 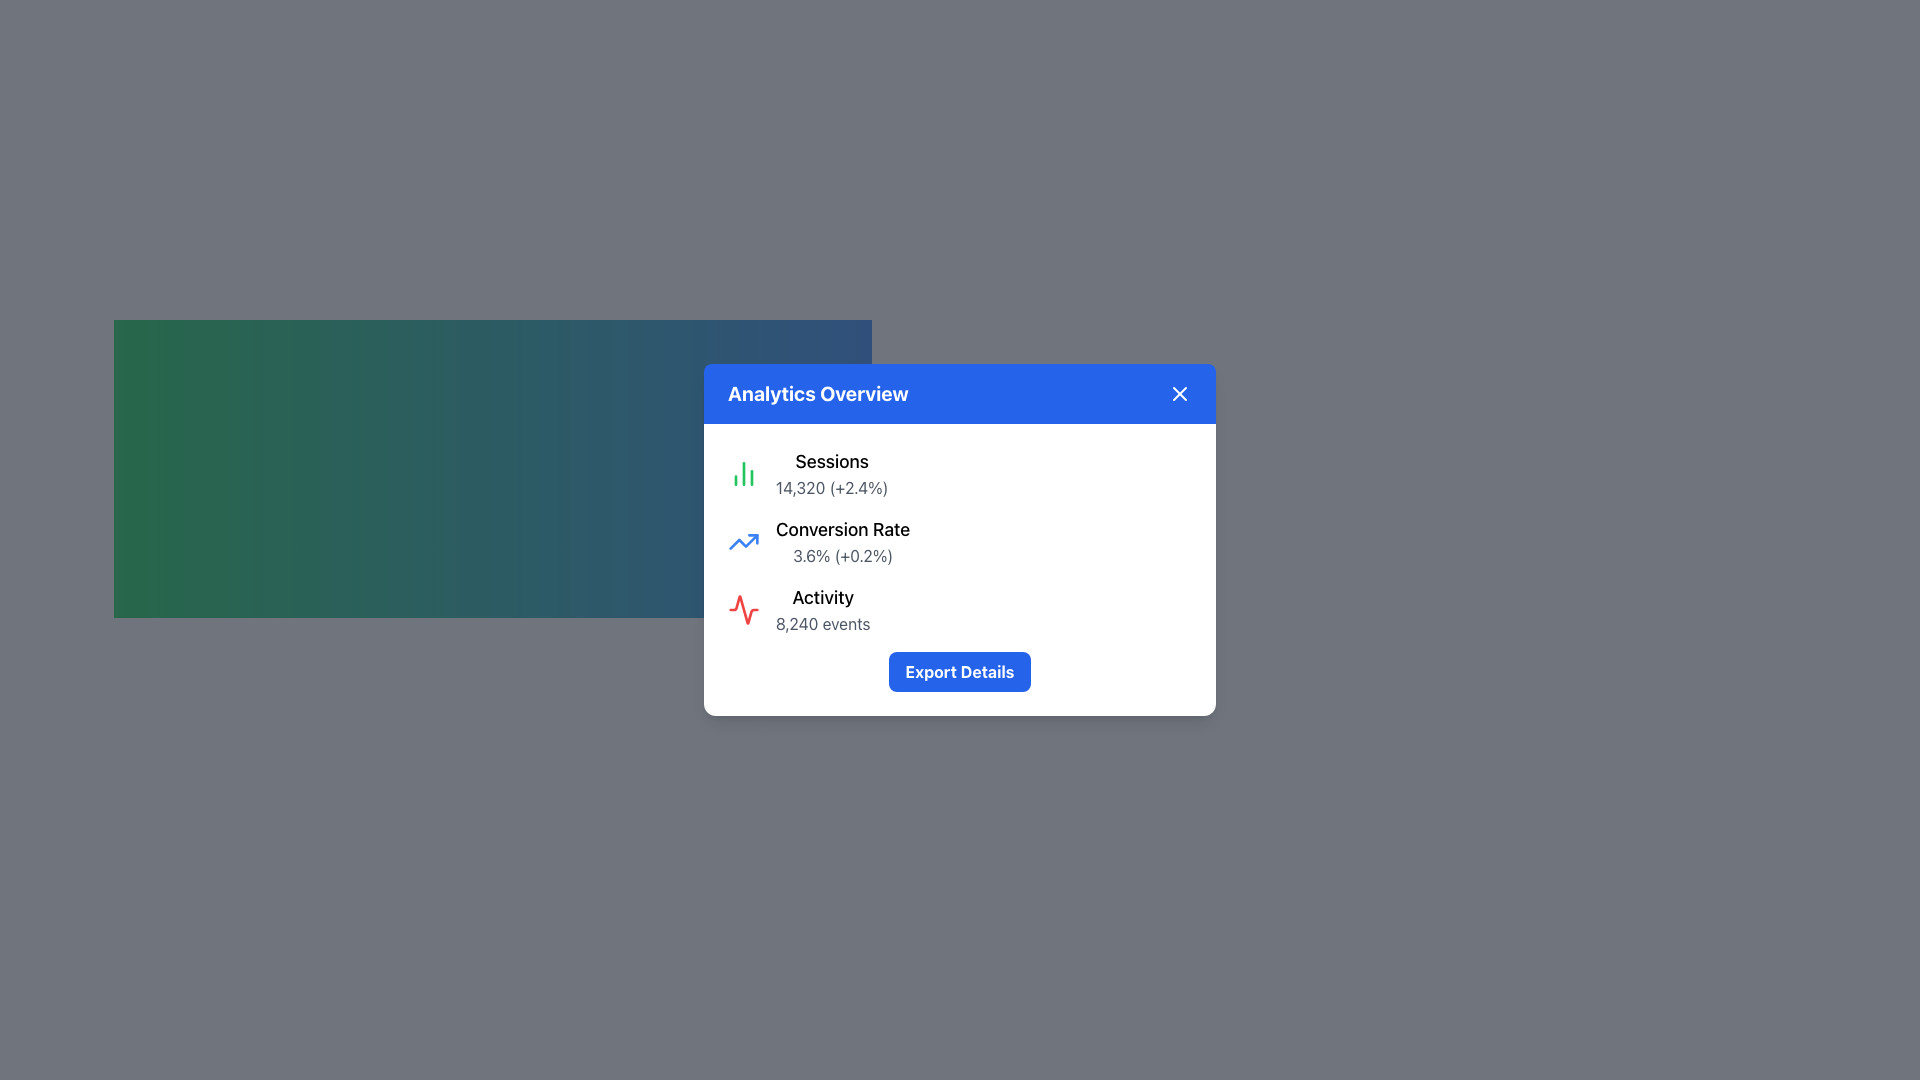 I want to click on the uptrend graph icon represented by a blue arrow line, located to the immediate left of the text 'Conversion Rate' in the 'Analytics Overview' card, so click(x=743, y=542).